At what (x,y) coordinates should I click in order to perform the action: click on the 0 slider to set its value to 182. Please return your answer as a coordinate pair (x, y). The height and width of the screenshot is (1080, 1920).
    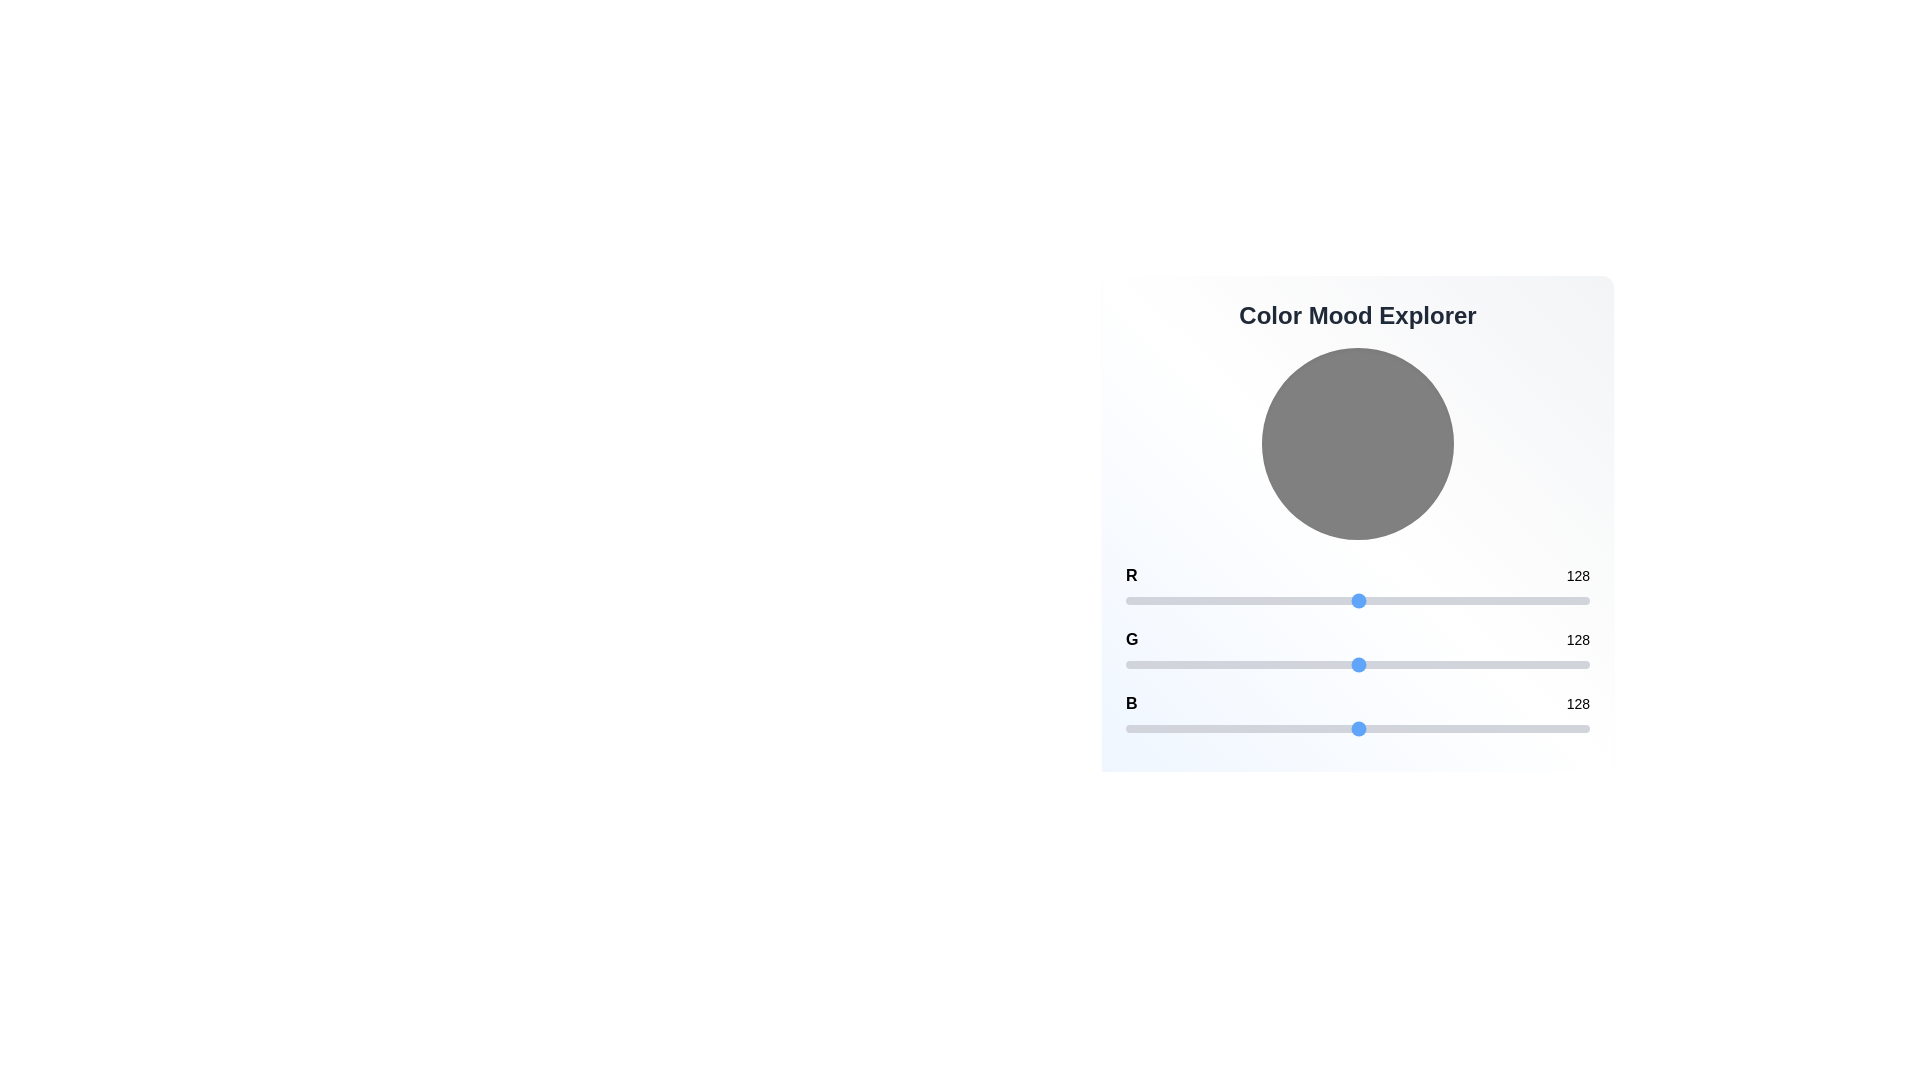
    Looking at the image, I should click on (1457, 600).